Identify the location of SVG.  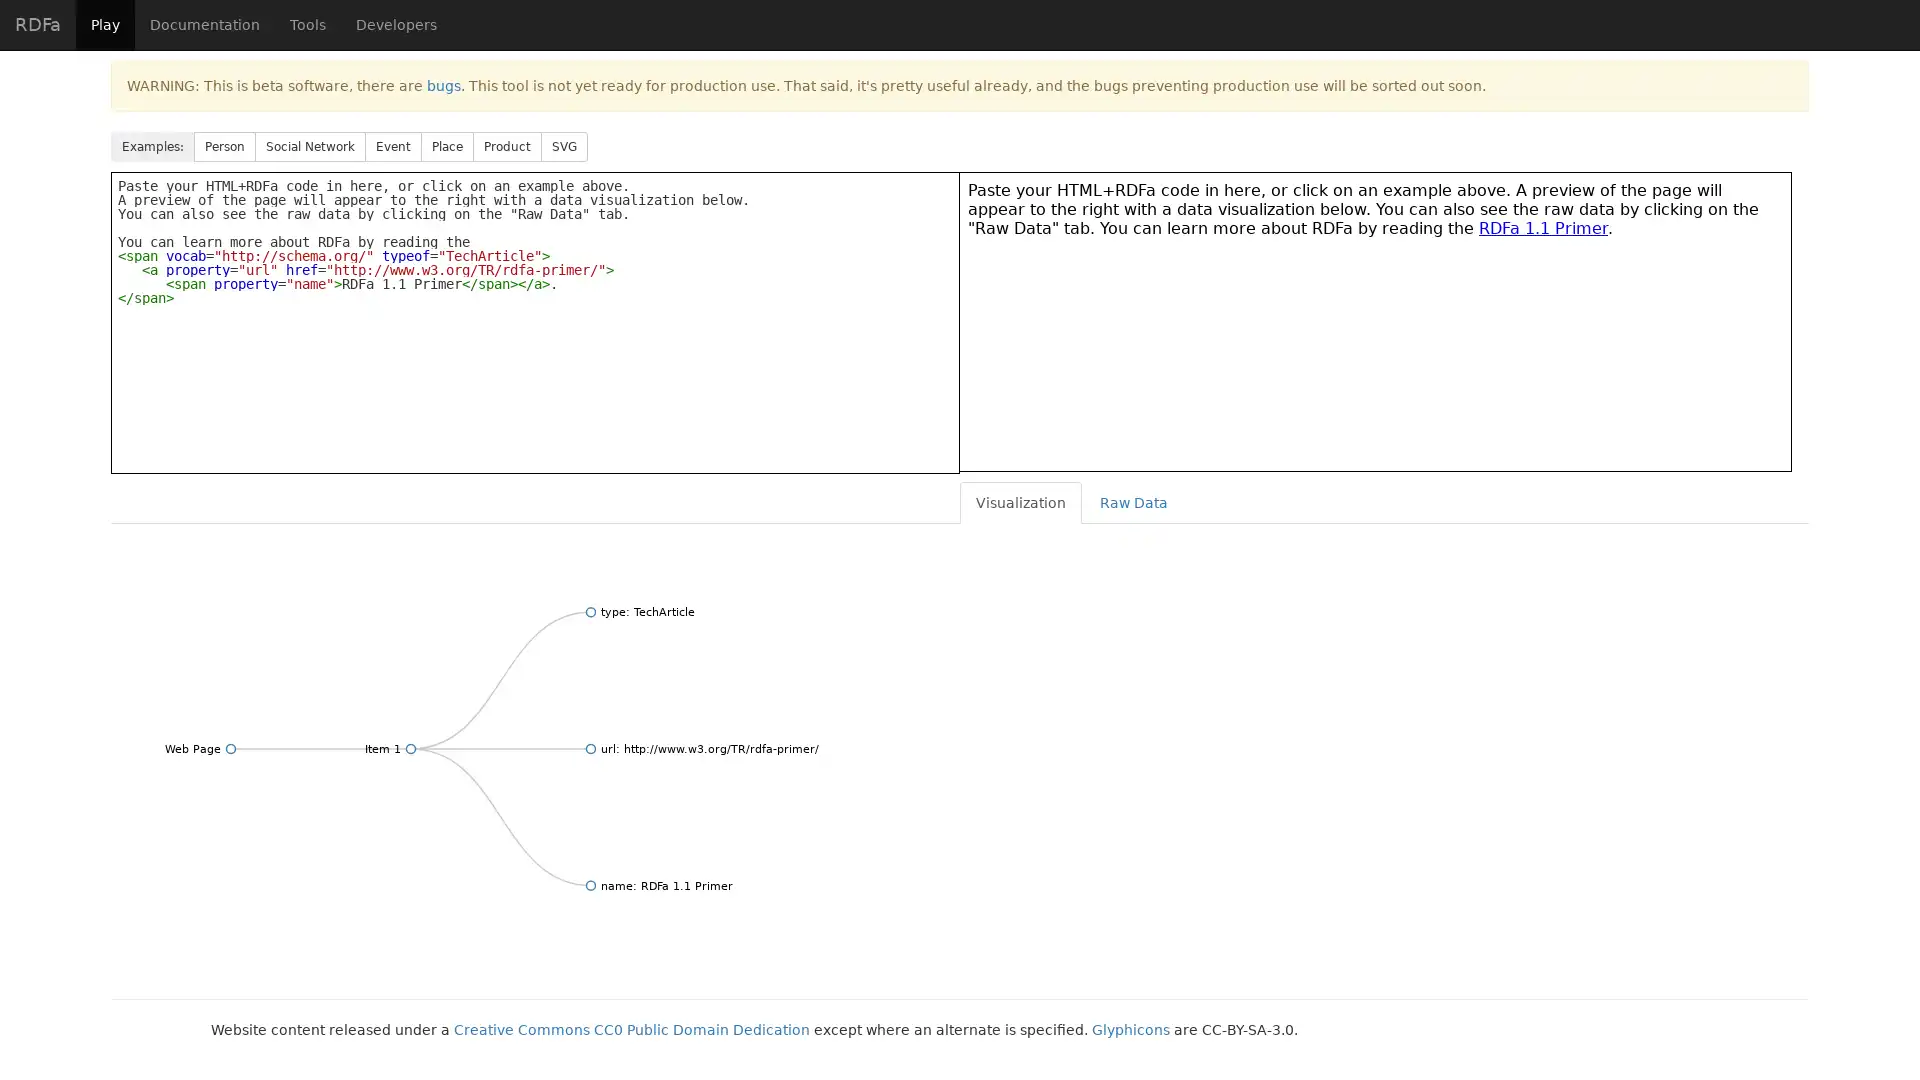
(563, 145).